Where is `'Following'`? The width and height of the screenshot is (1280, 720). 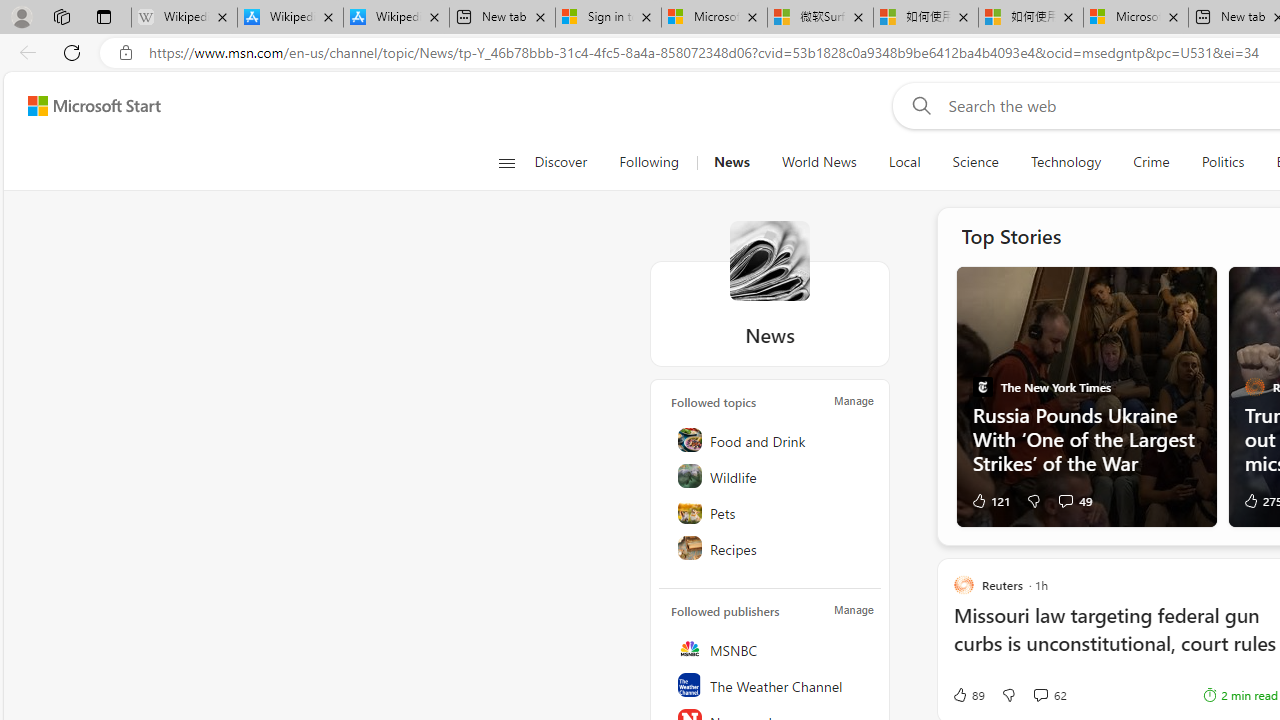 'Following' is located at coordinates (648, 162).